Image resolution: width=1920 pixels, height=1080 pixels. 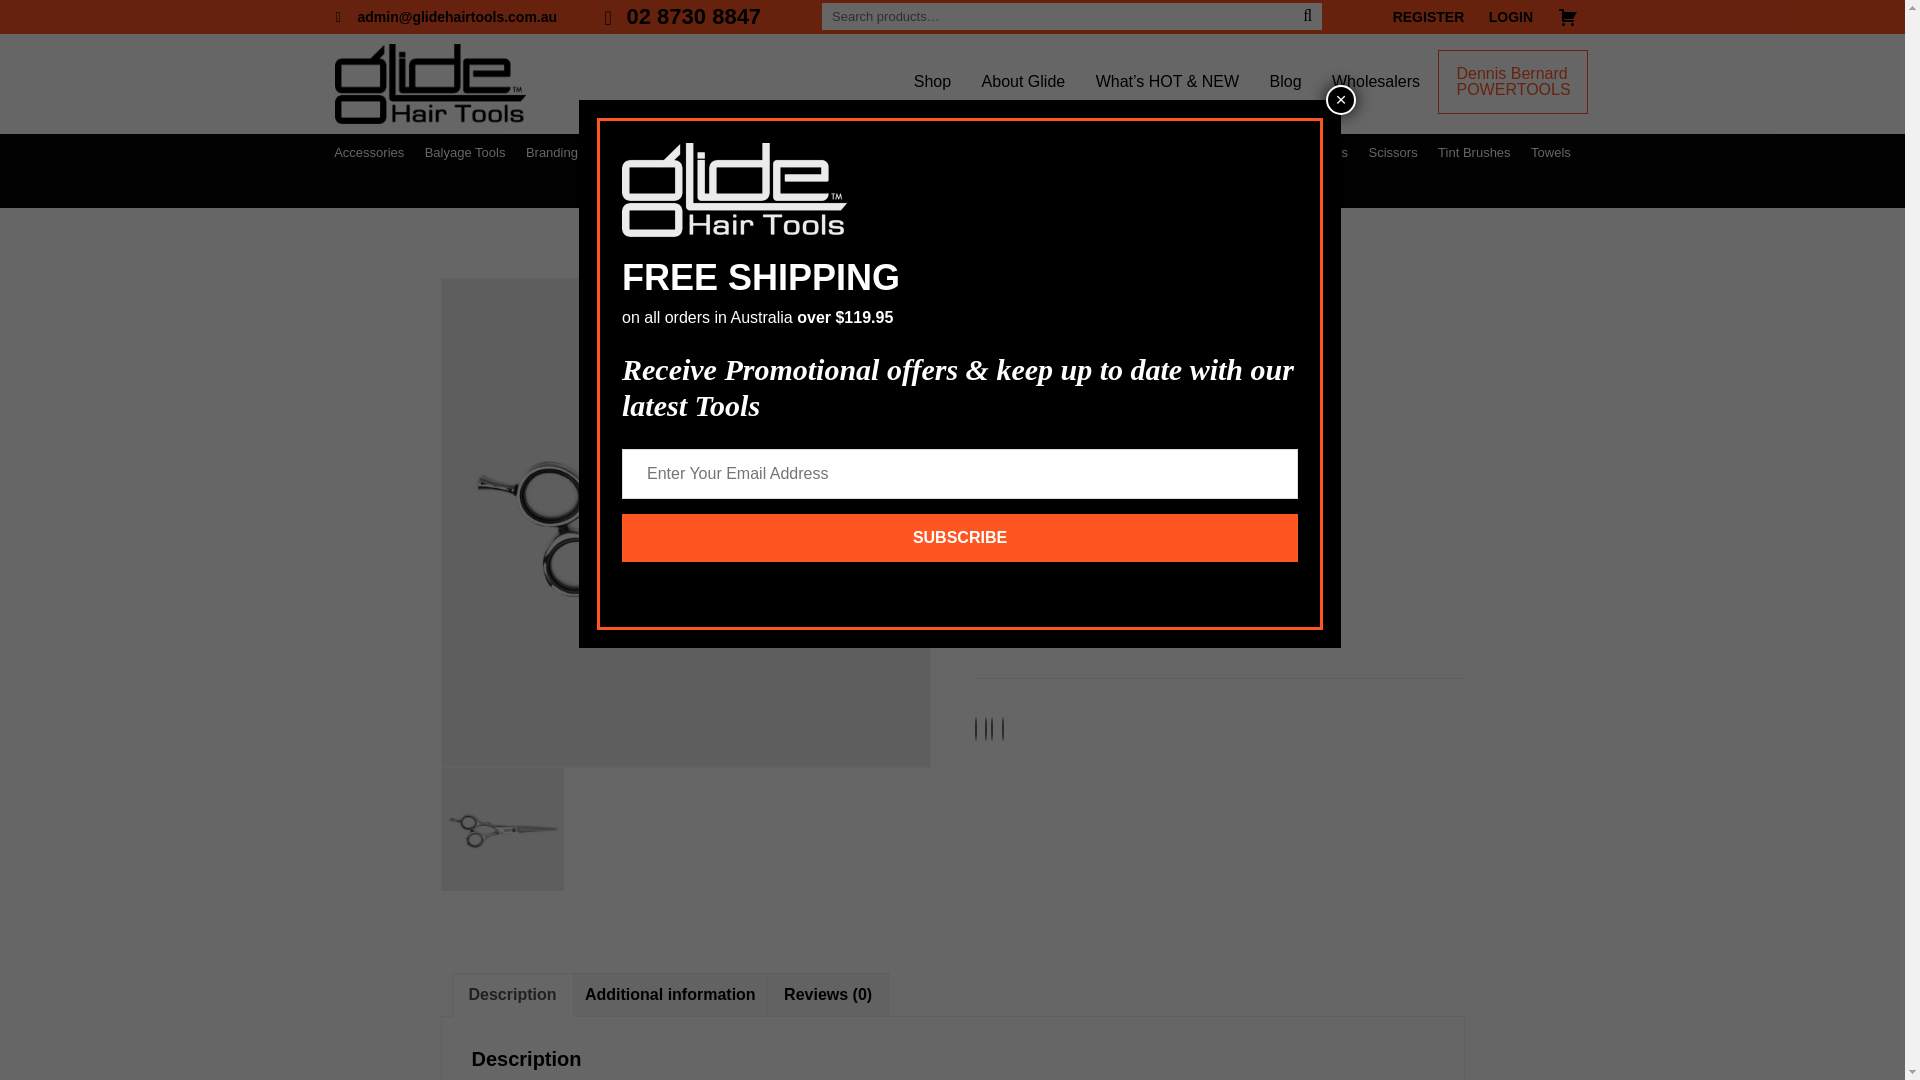 What do you see at coordinates (464, 151) in the screenshot?
I see `'Balyage Tools'` at bounding box center [464, 151].